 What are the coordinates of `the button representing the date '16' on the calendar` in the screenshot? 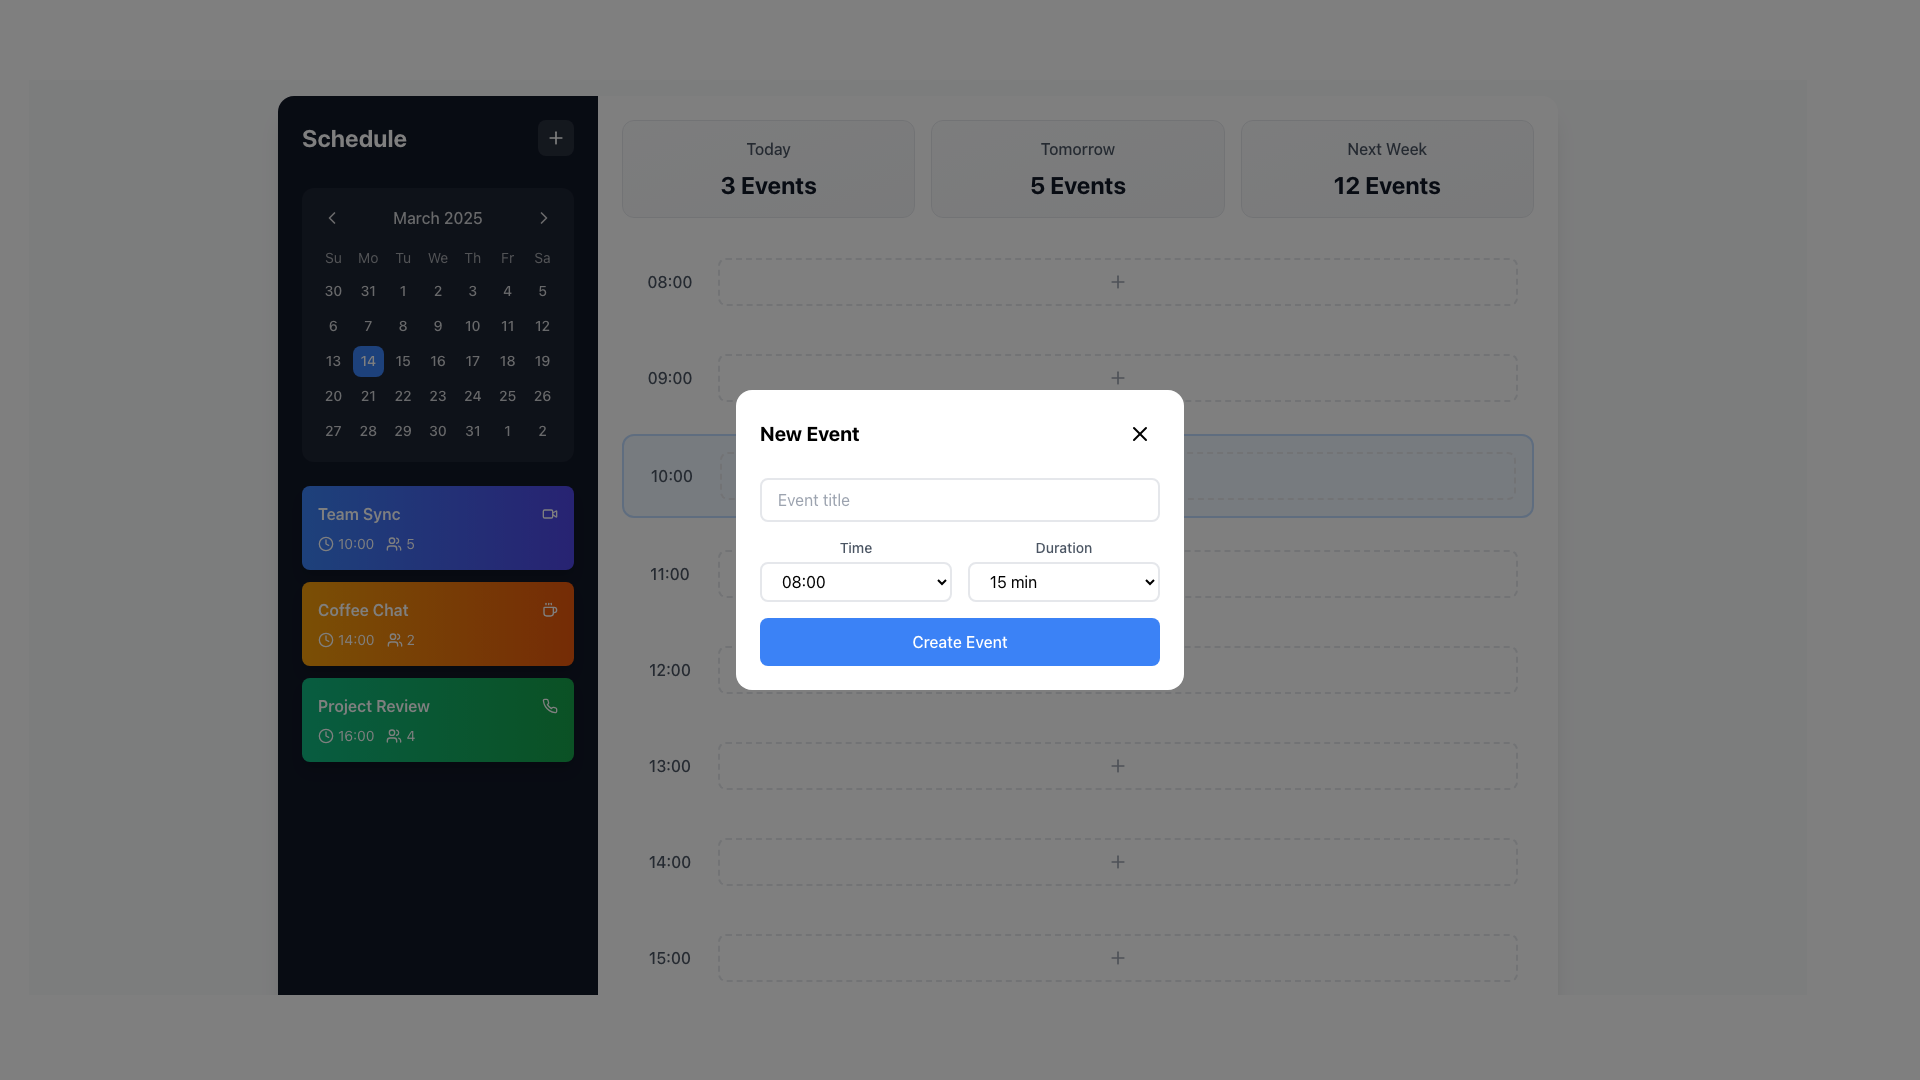 It's located at (436, 361).